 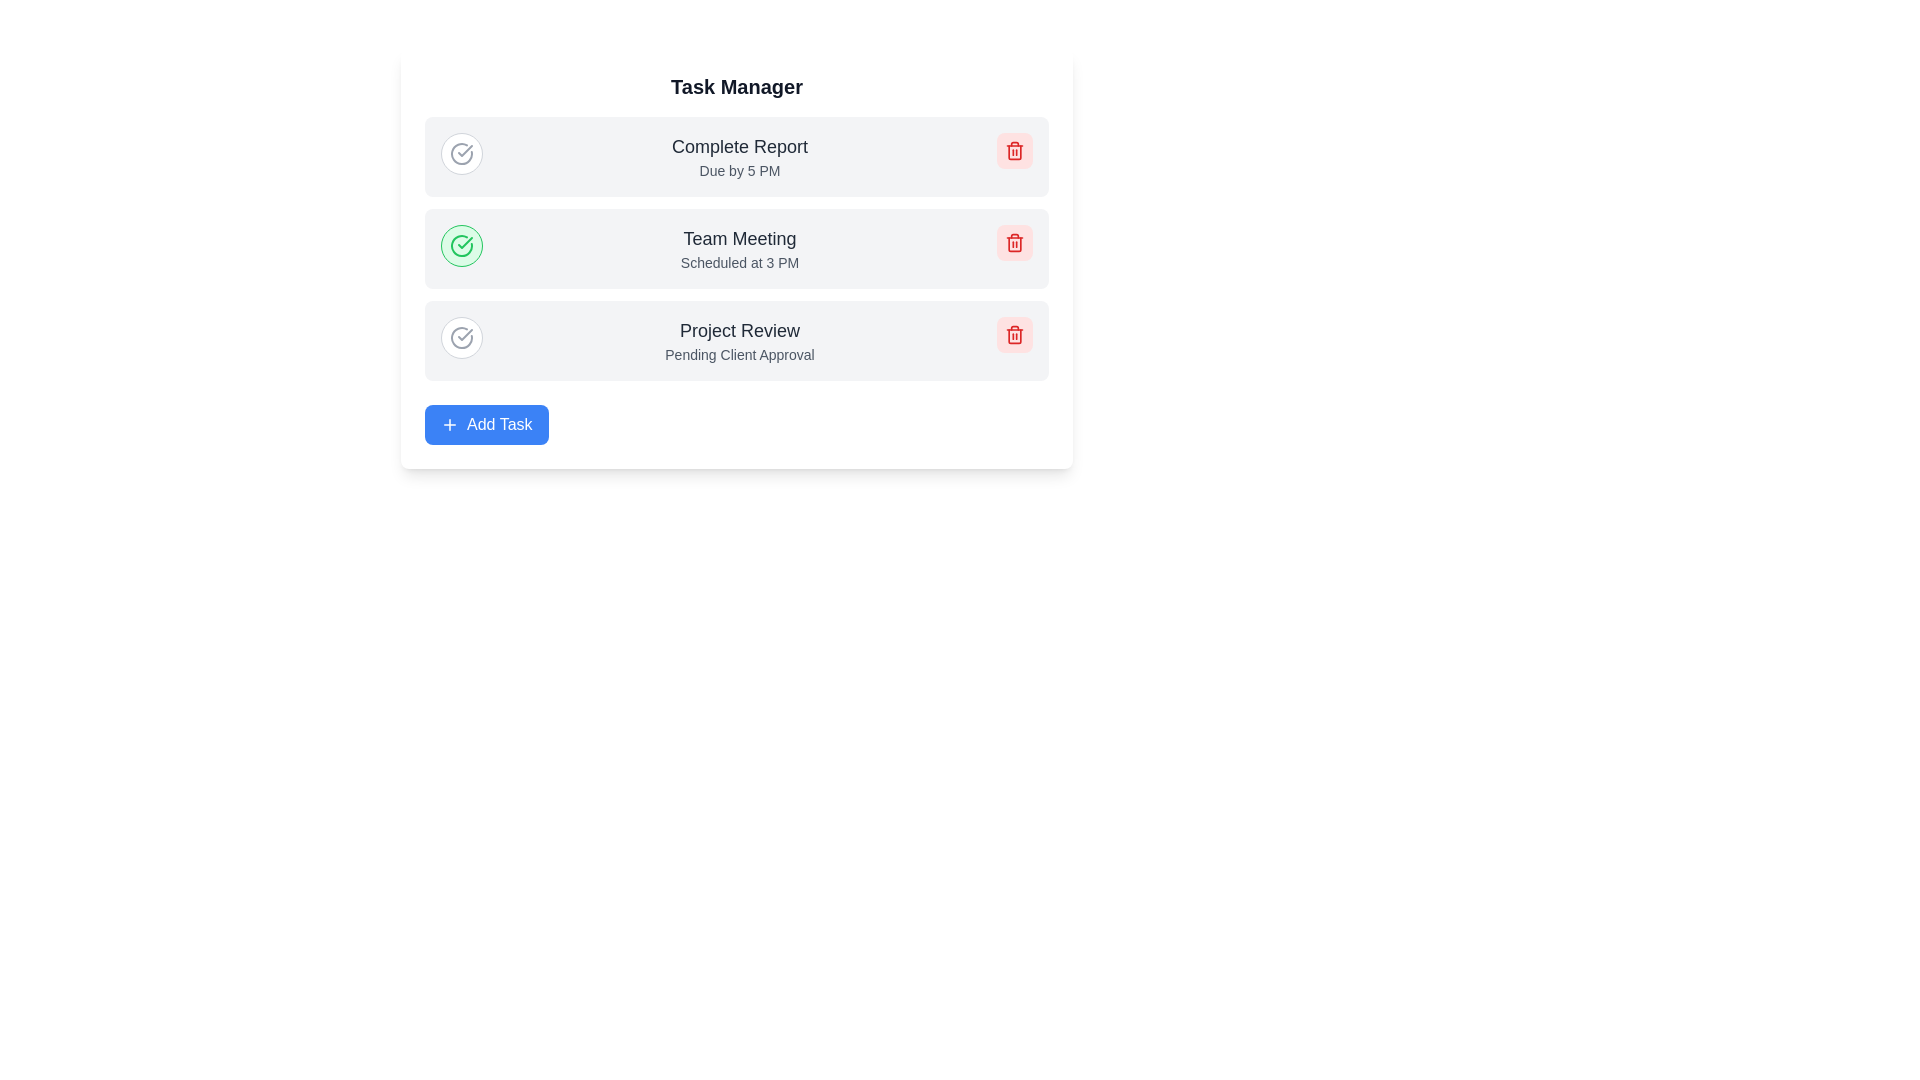 What do you see at coordinates (1014, 242) in the screenshot?
I see `the red trash bin icon associated with delete actions` at bounding box center [1014, 242].